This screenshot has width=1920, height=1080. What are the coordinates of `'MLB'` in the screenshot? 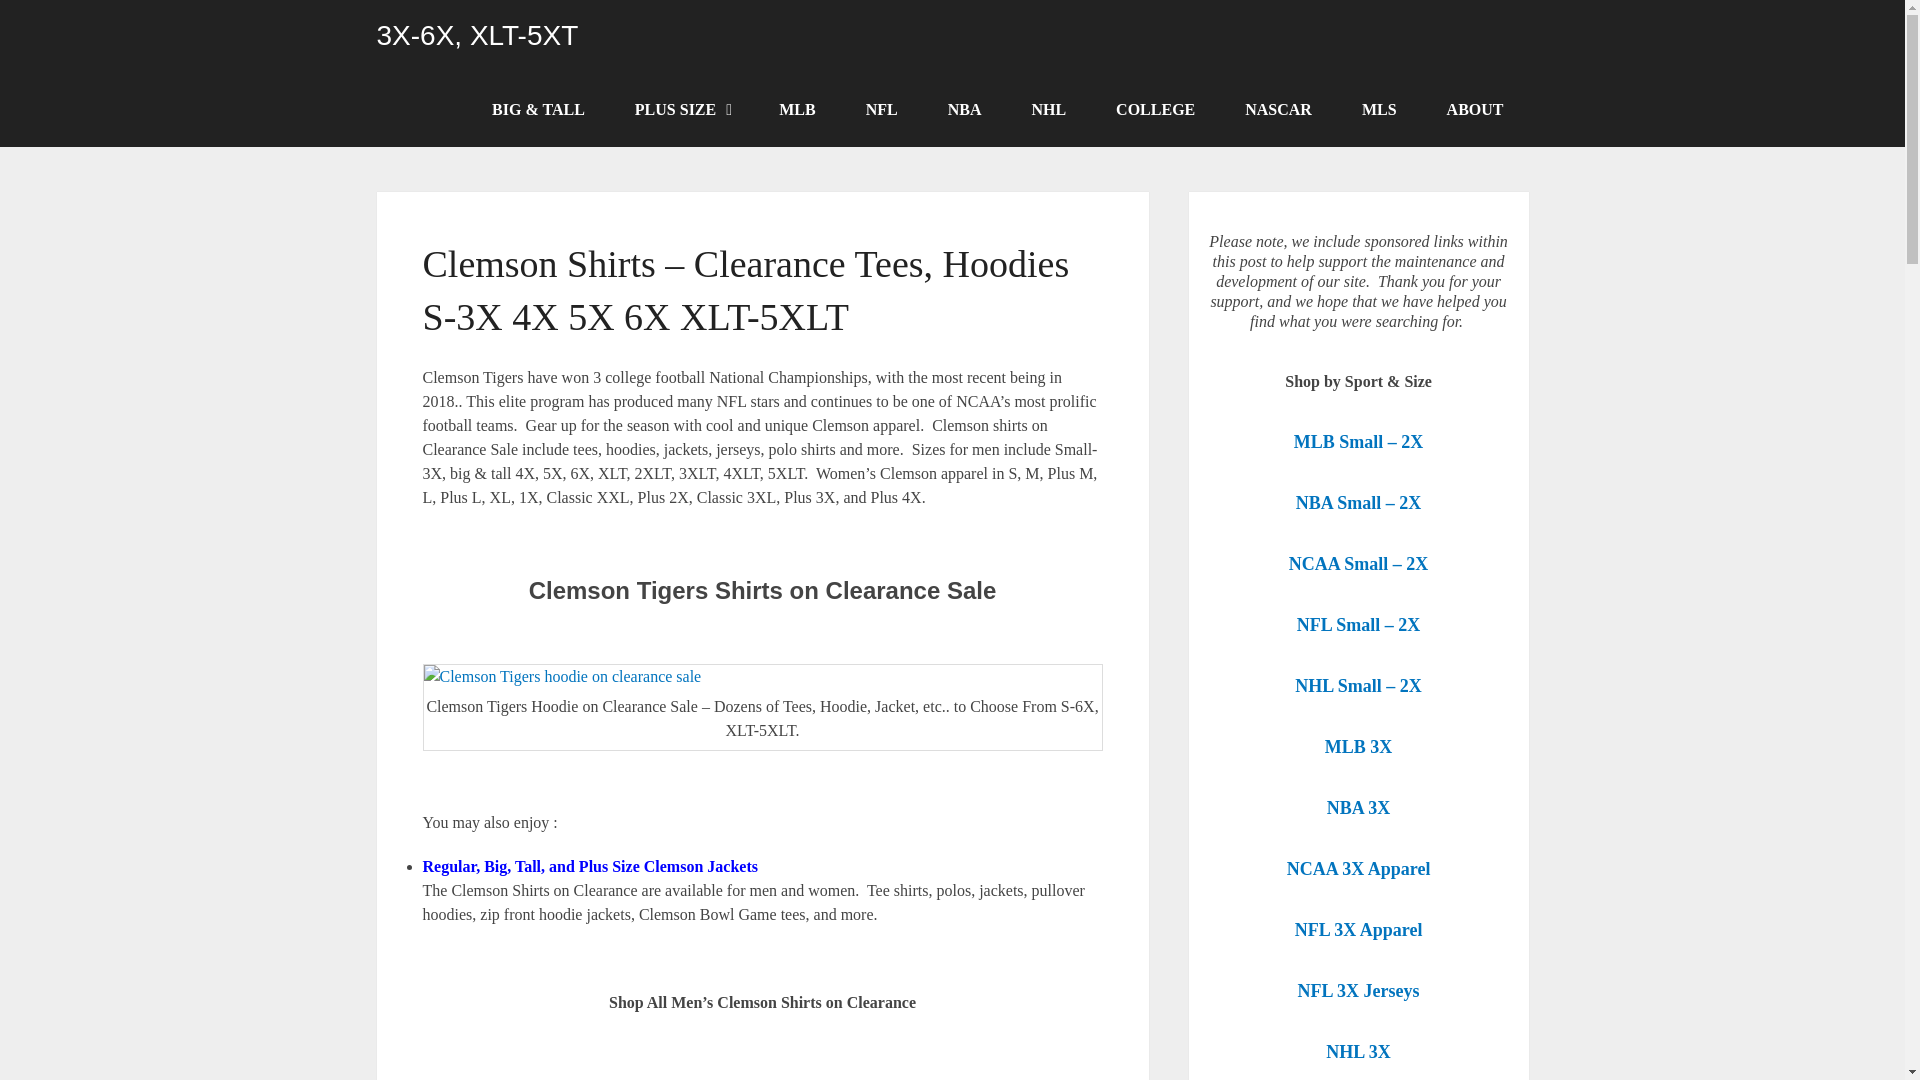 It's located at (752, 110).